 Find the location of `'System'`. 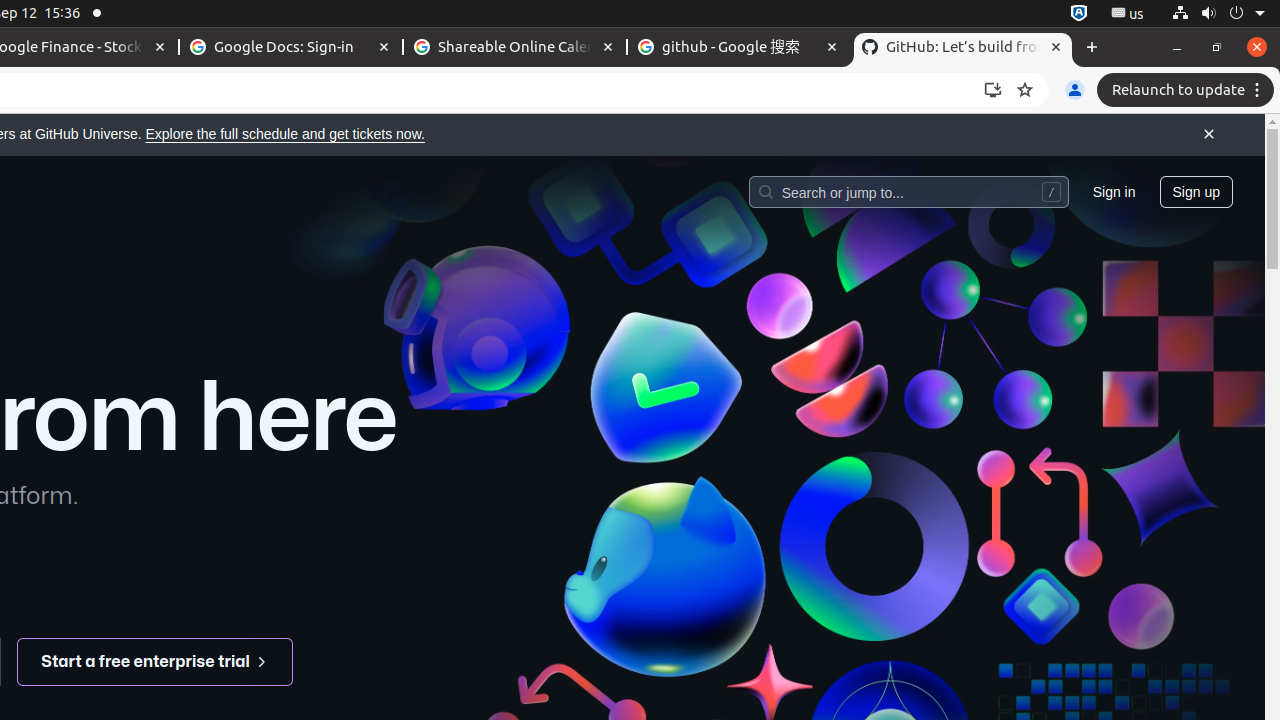

'System' is located at coordinates (1217, 13).